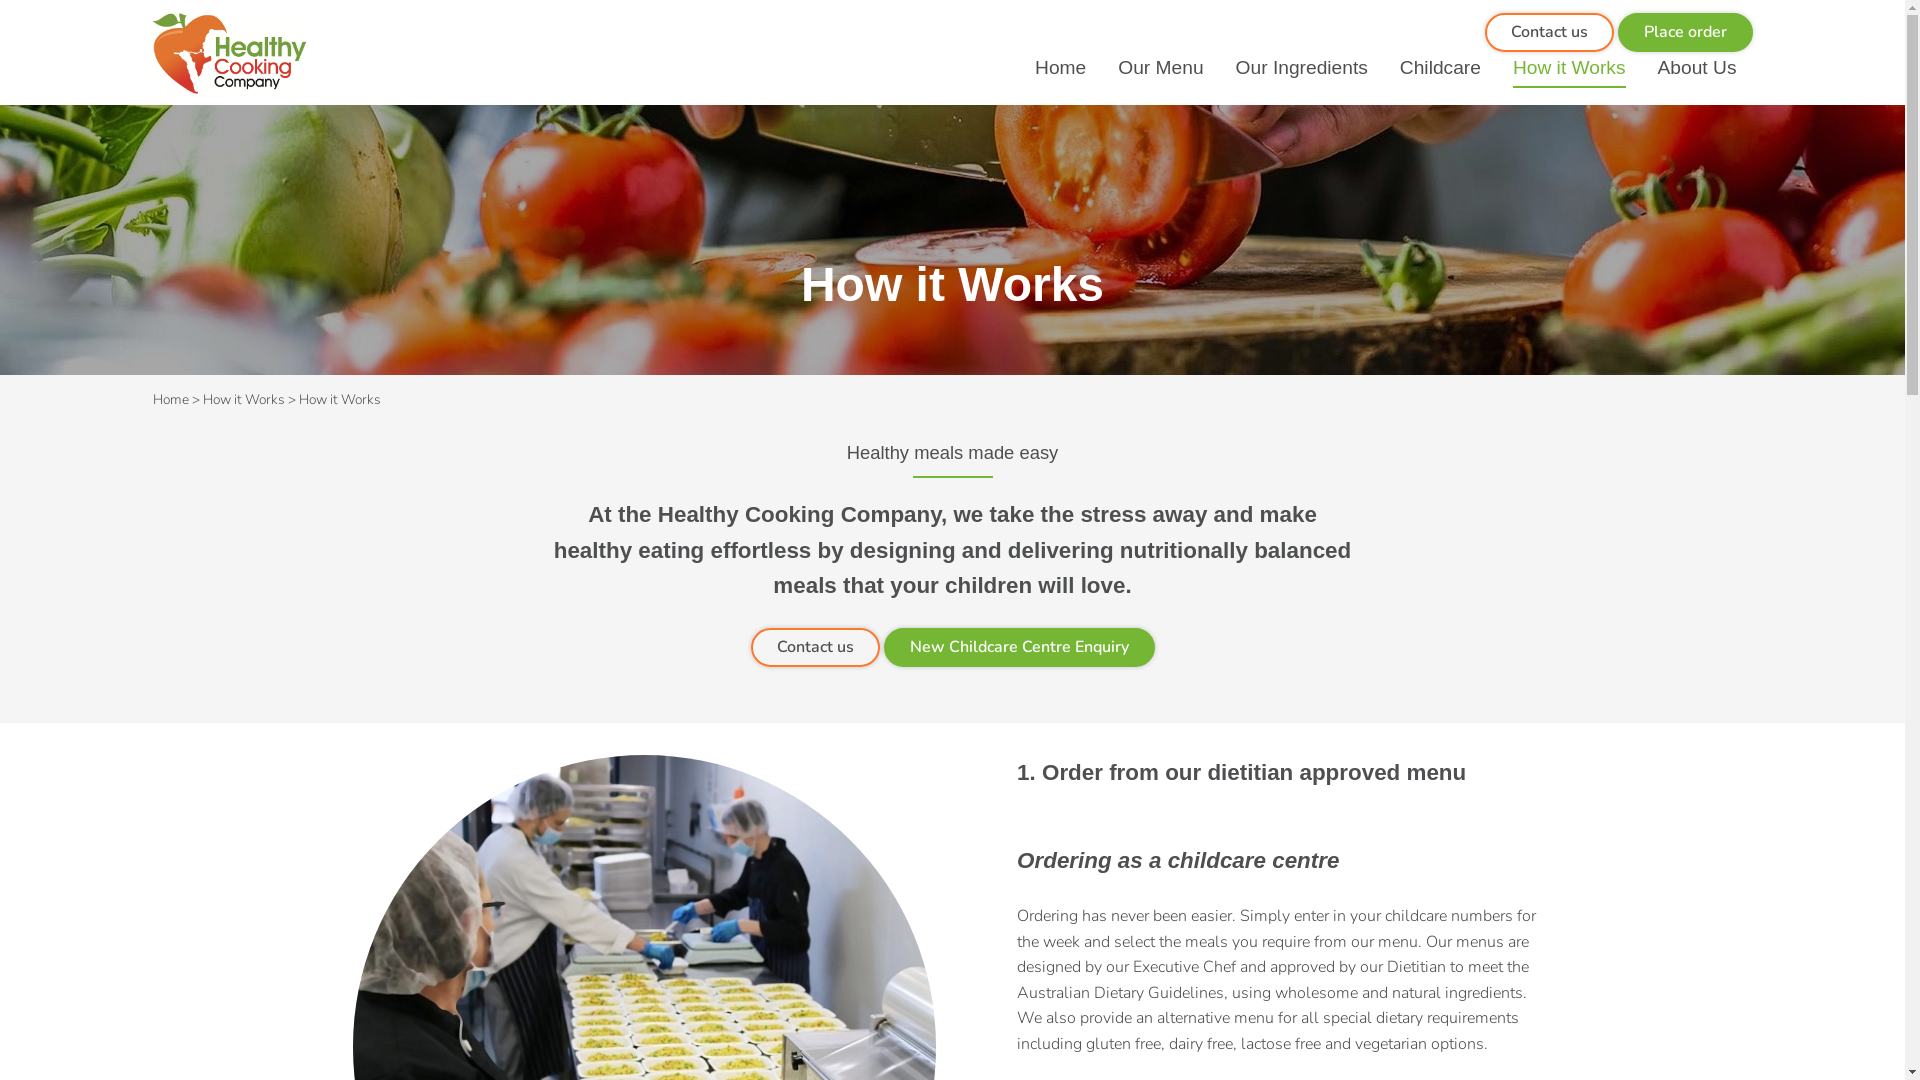 This screenshot has width=1920, height=1080. What do you see at coordinates (1059, 67) in the screenshot?
I see `'Home'` at bounding box center [1059, 67].